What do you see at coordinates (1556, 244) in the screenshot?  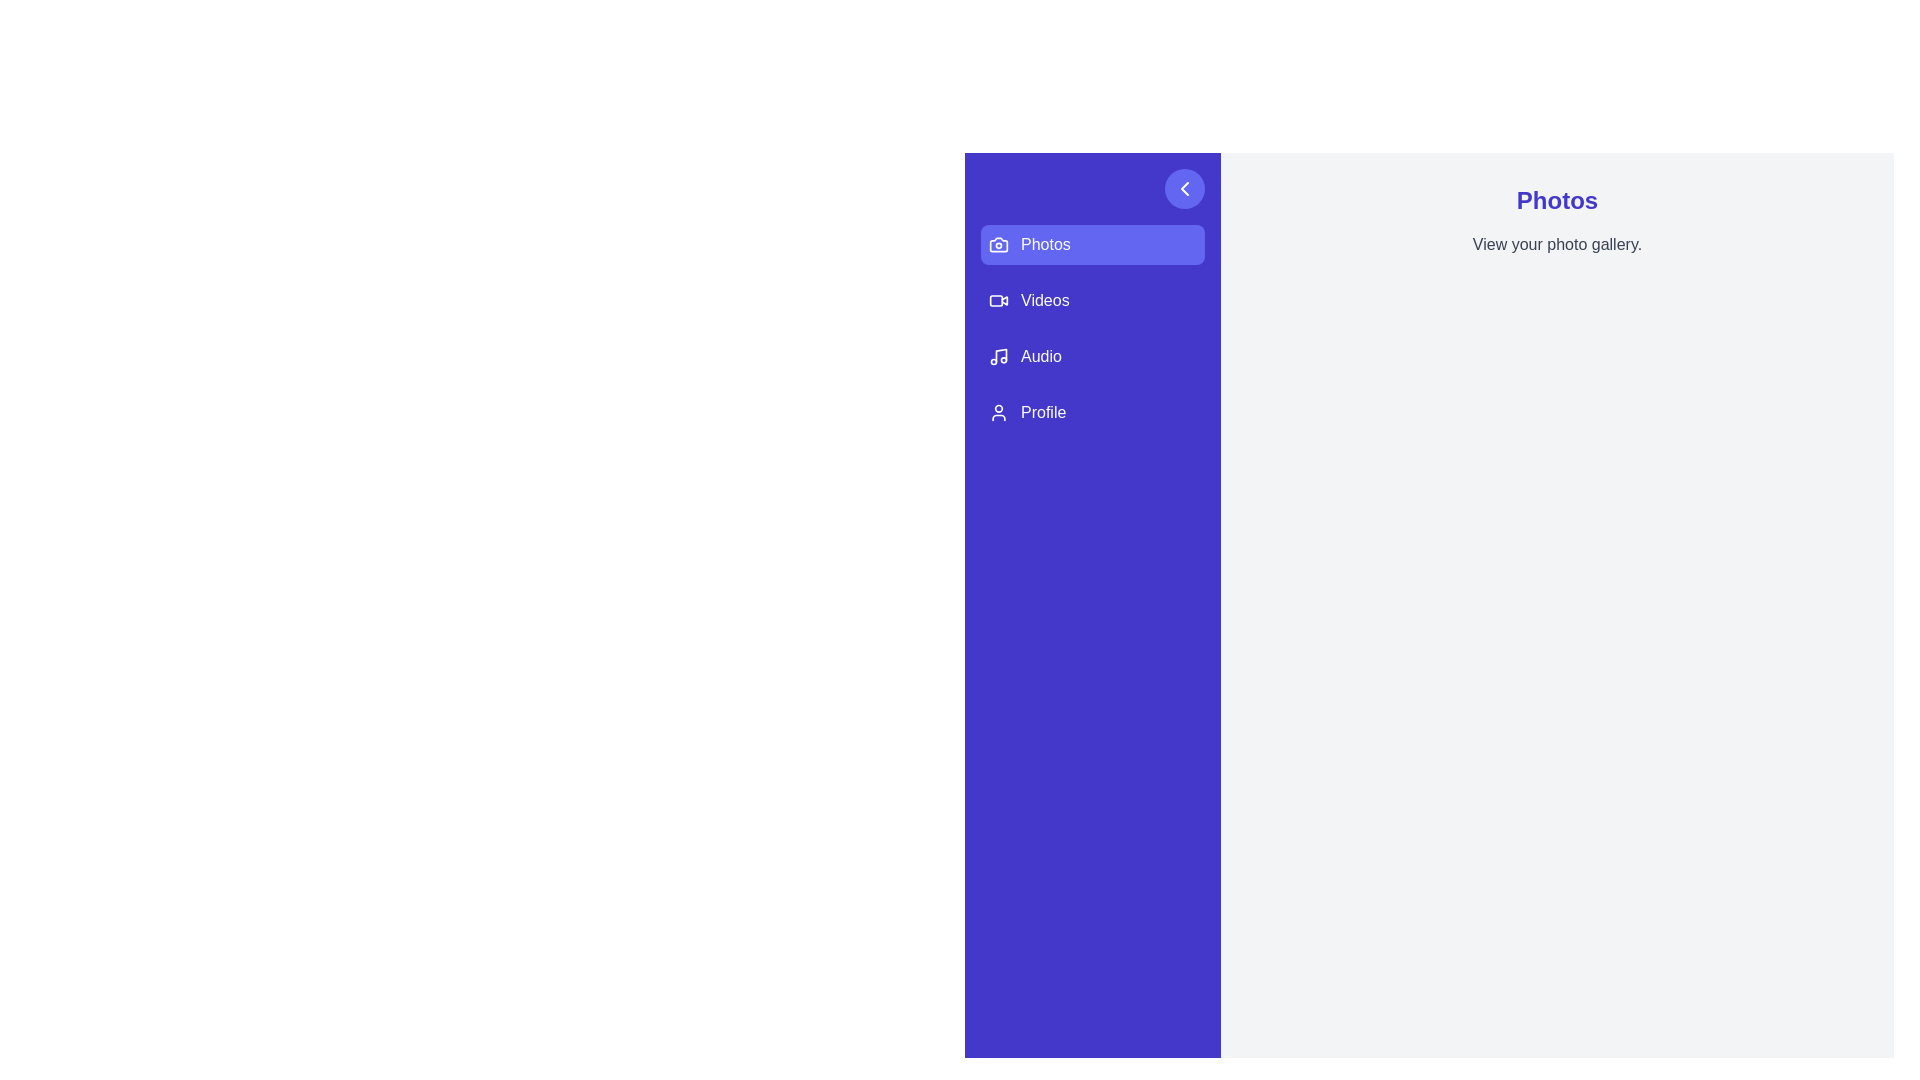 I see `the informational text label located beneath the 'Photos' heading in the main content panel, which provides context for photo gallery functionalities` at bounding box center [1556, 244].